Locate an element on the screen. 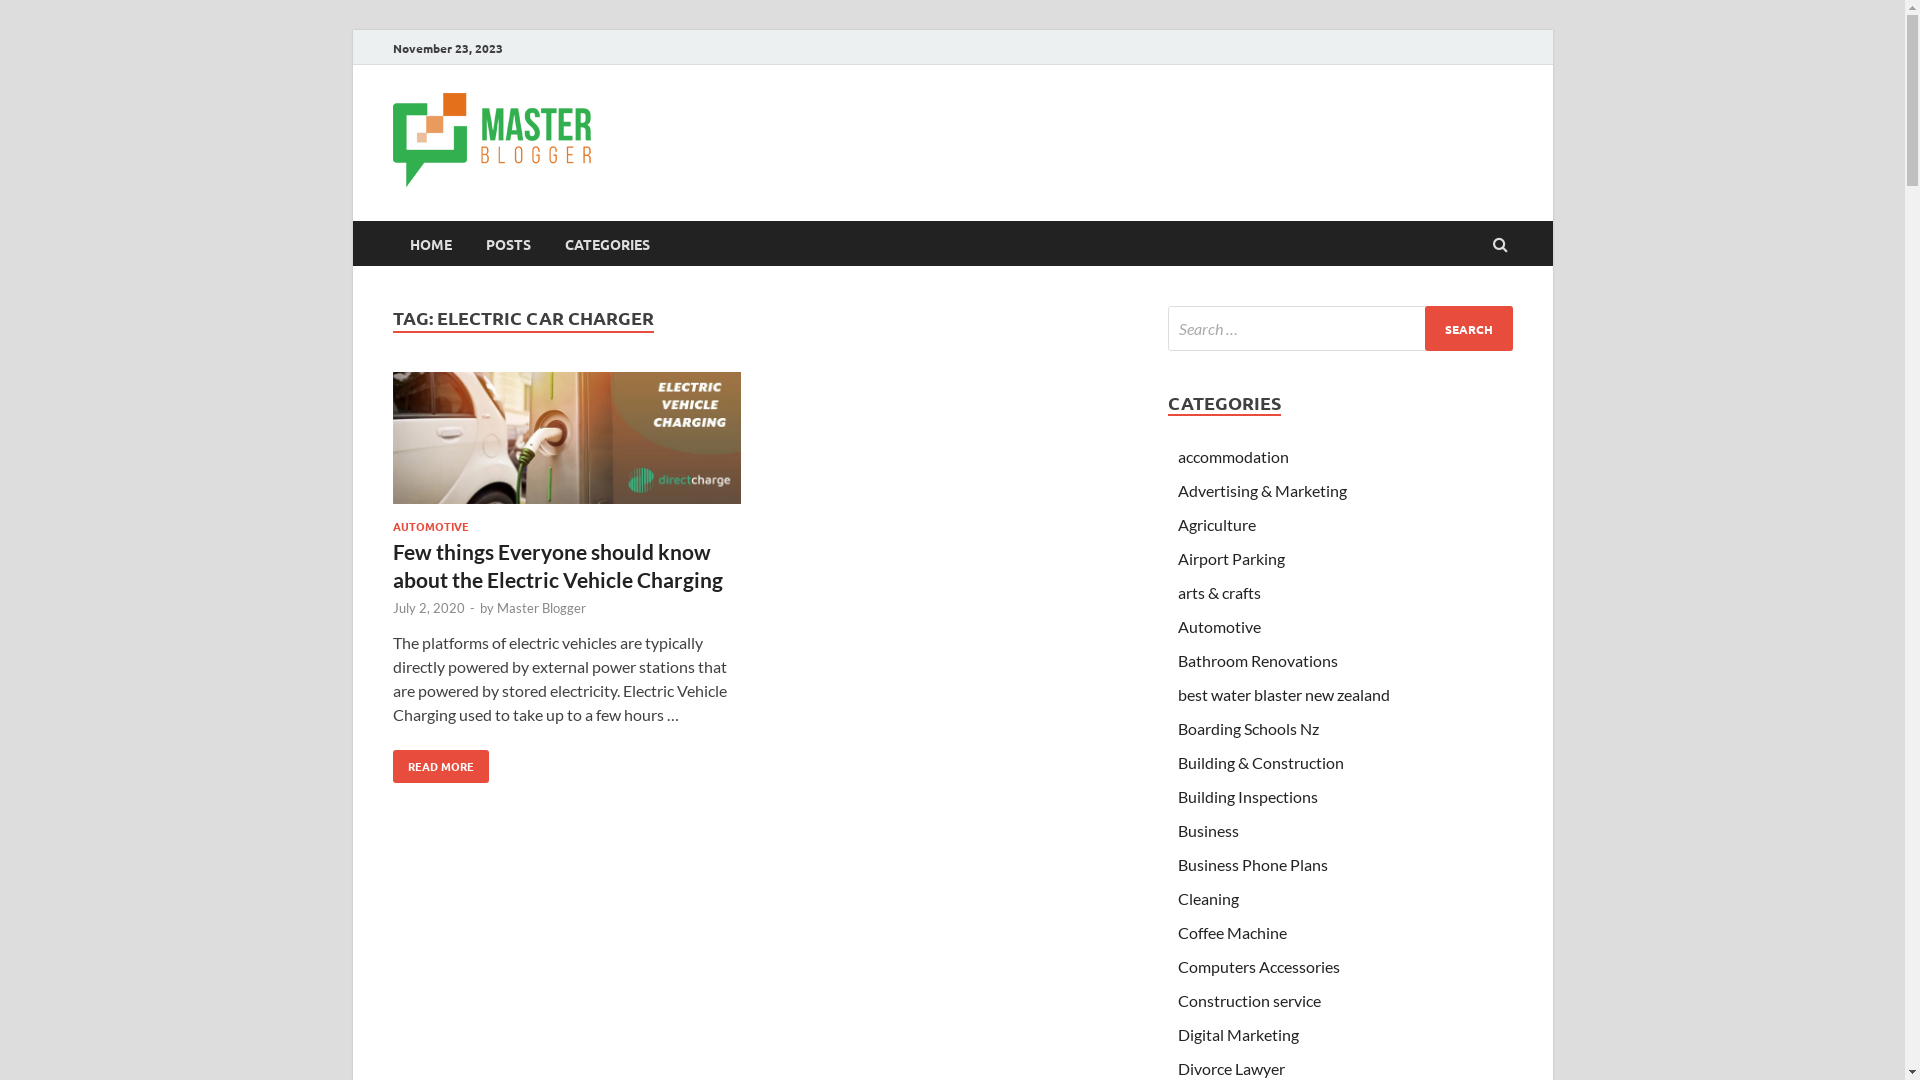 The image size is (1920, 1080). 'HOME' is located at coordinates (392, 242).